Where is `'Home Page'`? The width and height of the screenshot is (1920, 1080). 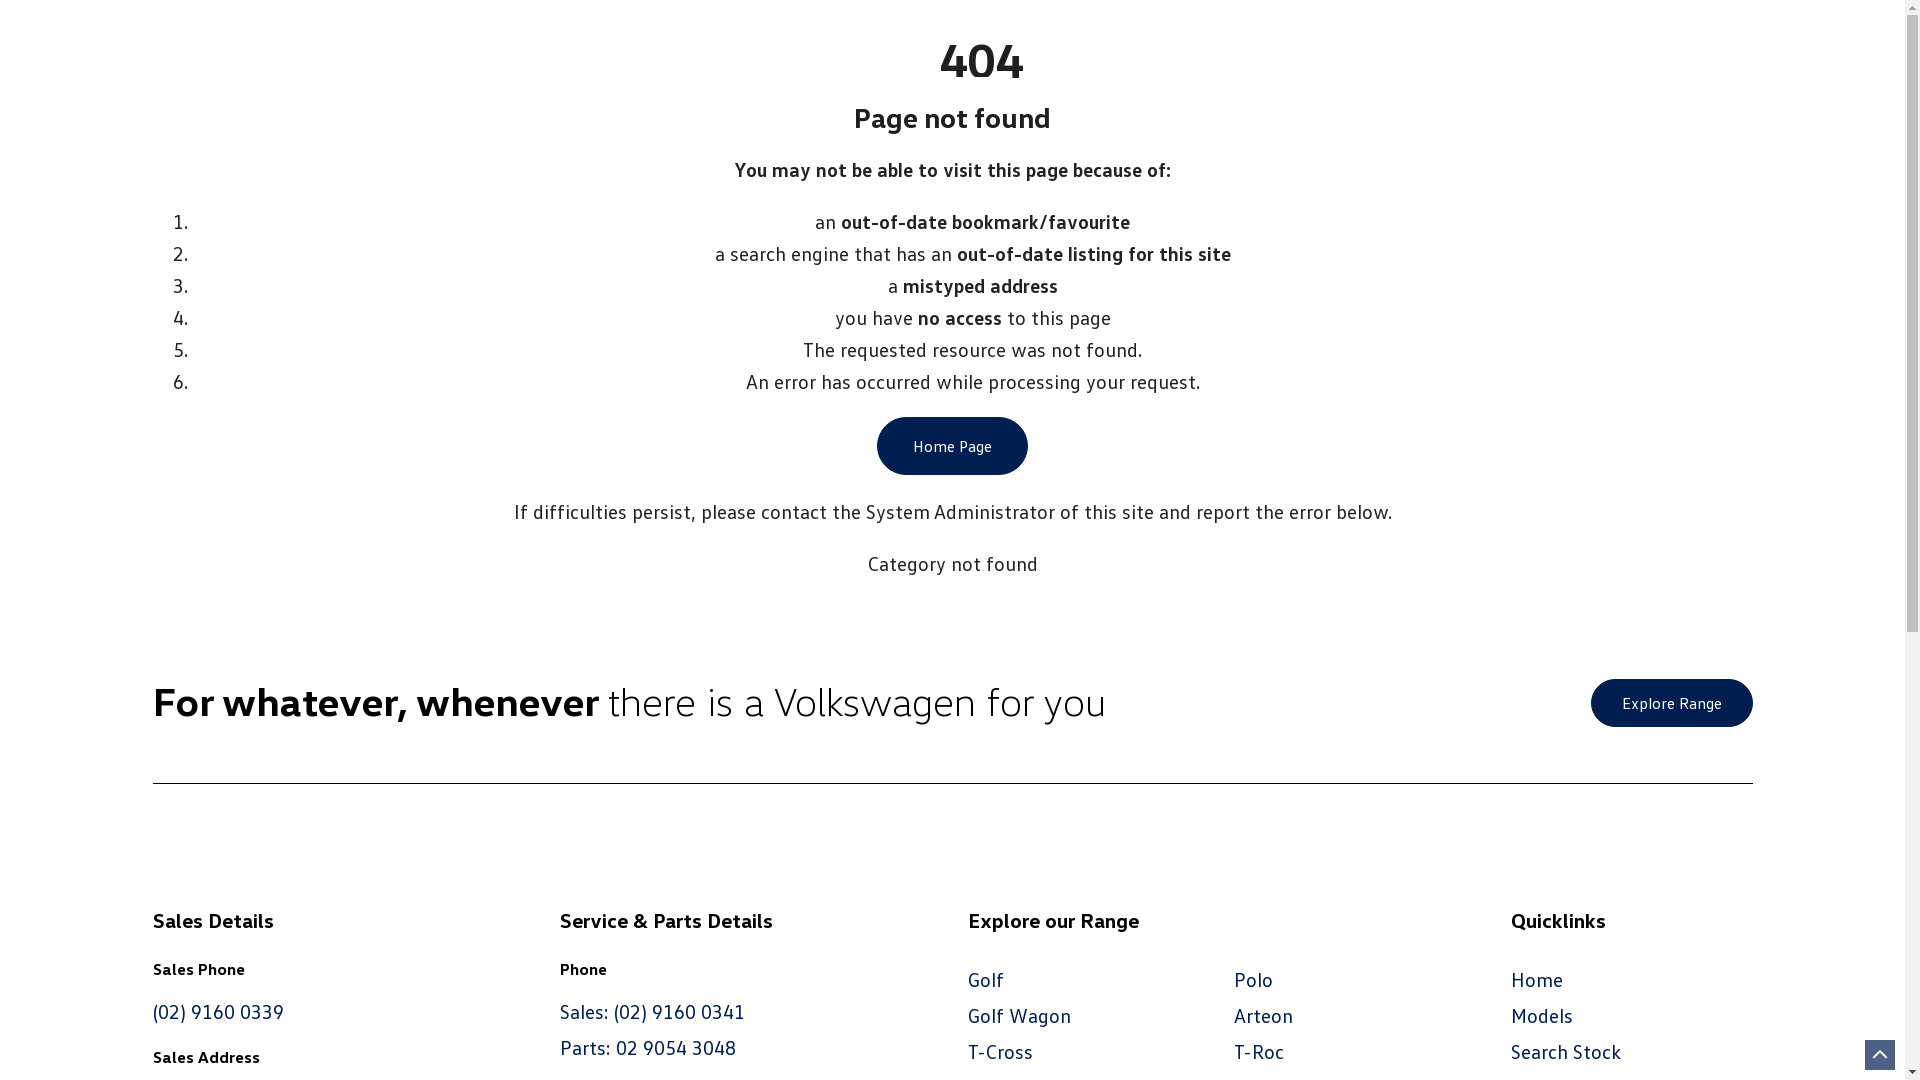
'Home Page' is located at coordinates (951, 445).